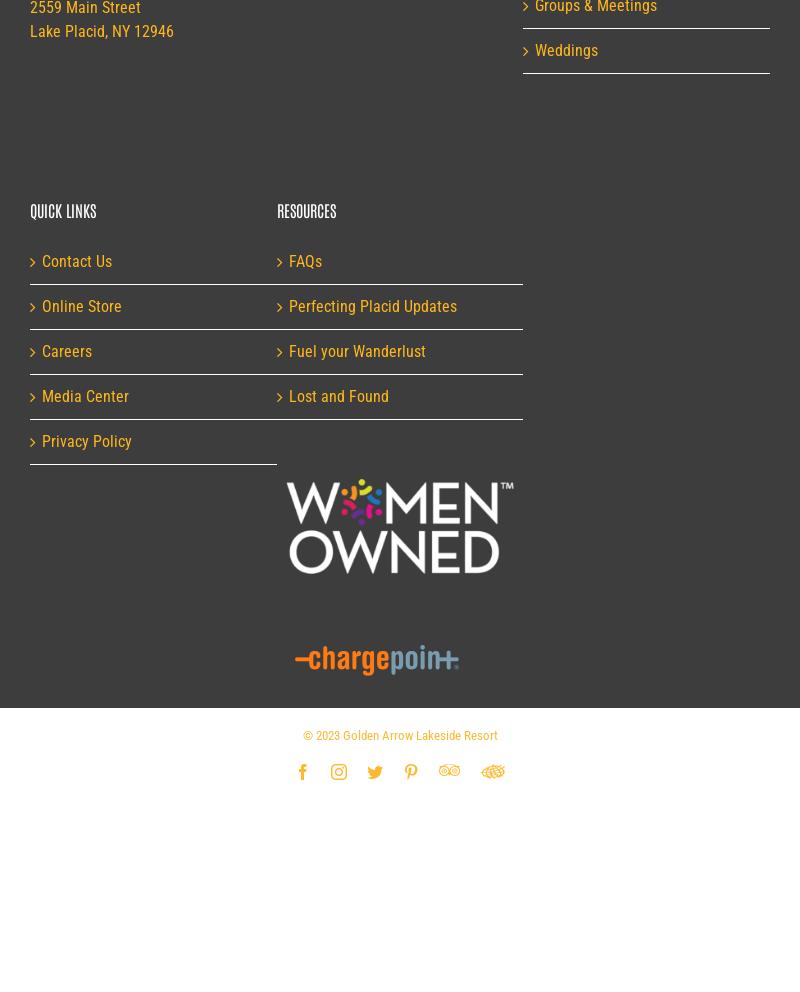 The height and width of the screenshot is (992, 800). Describe the element at coordinates (288, 306) in the screenshot. I see `'Perfecting Placid Updates'` at that location.